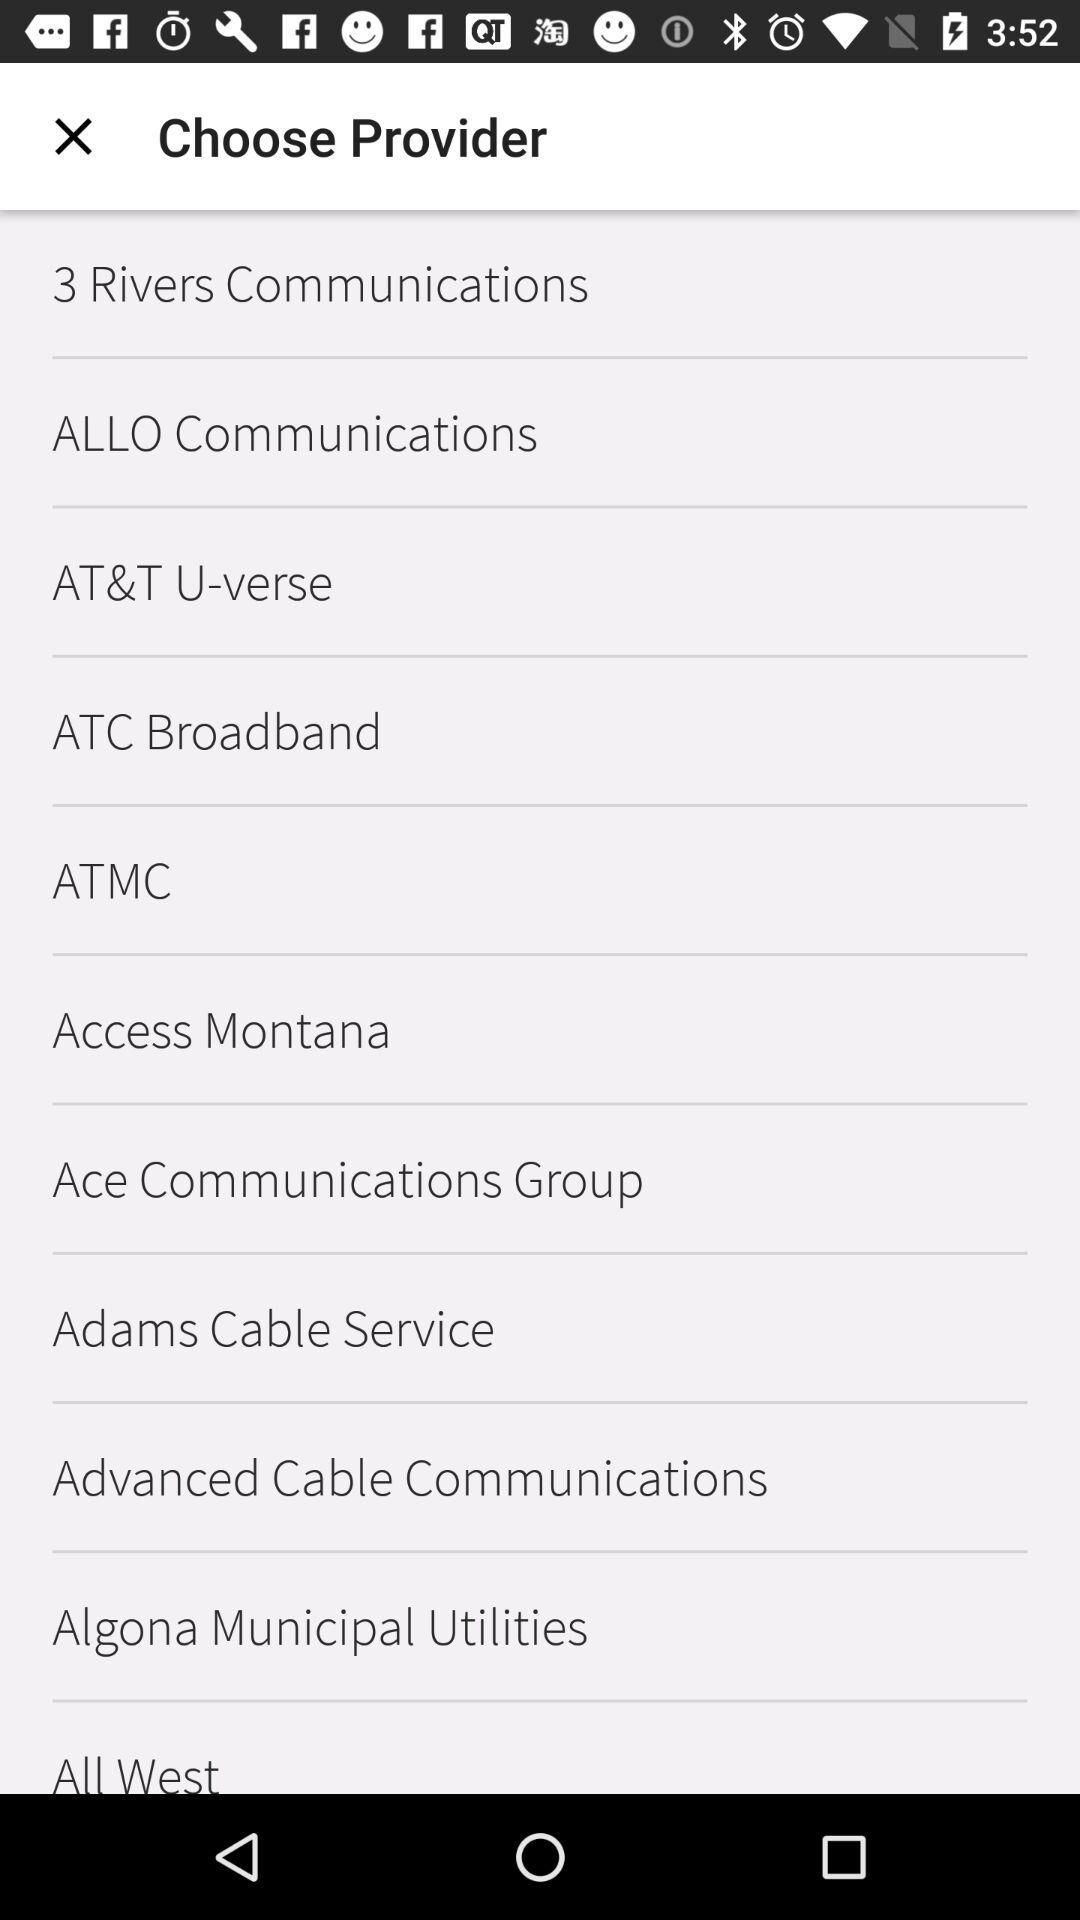 The width and height of the screenshot is (1080, 1920). What do you see at coordinates (72, 135) in the screenshot?
I see `item above the 3 rivers communications item` at bounding box center [72, 135].